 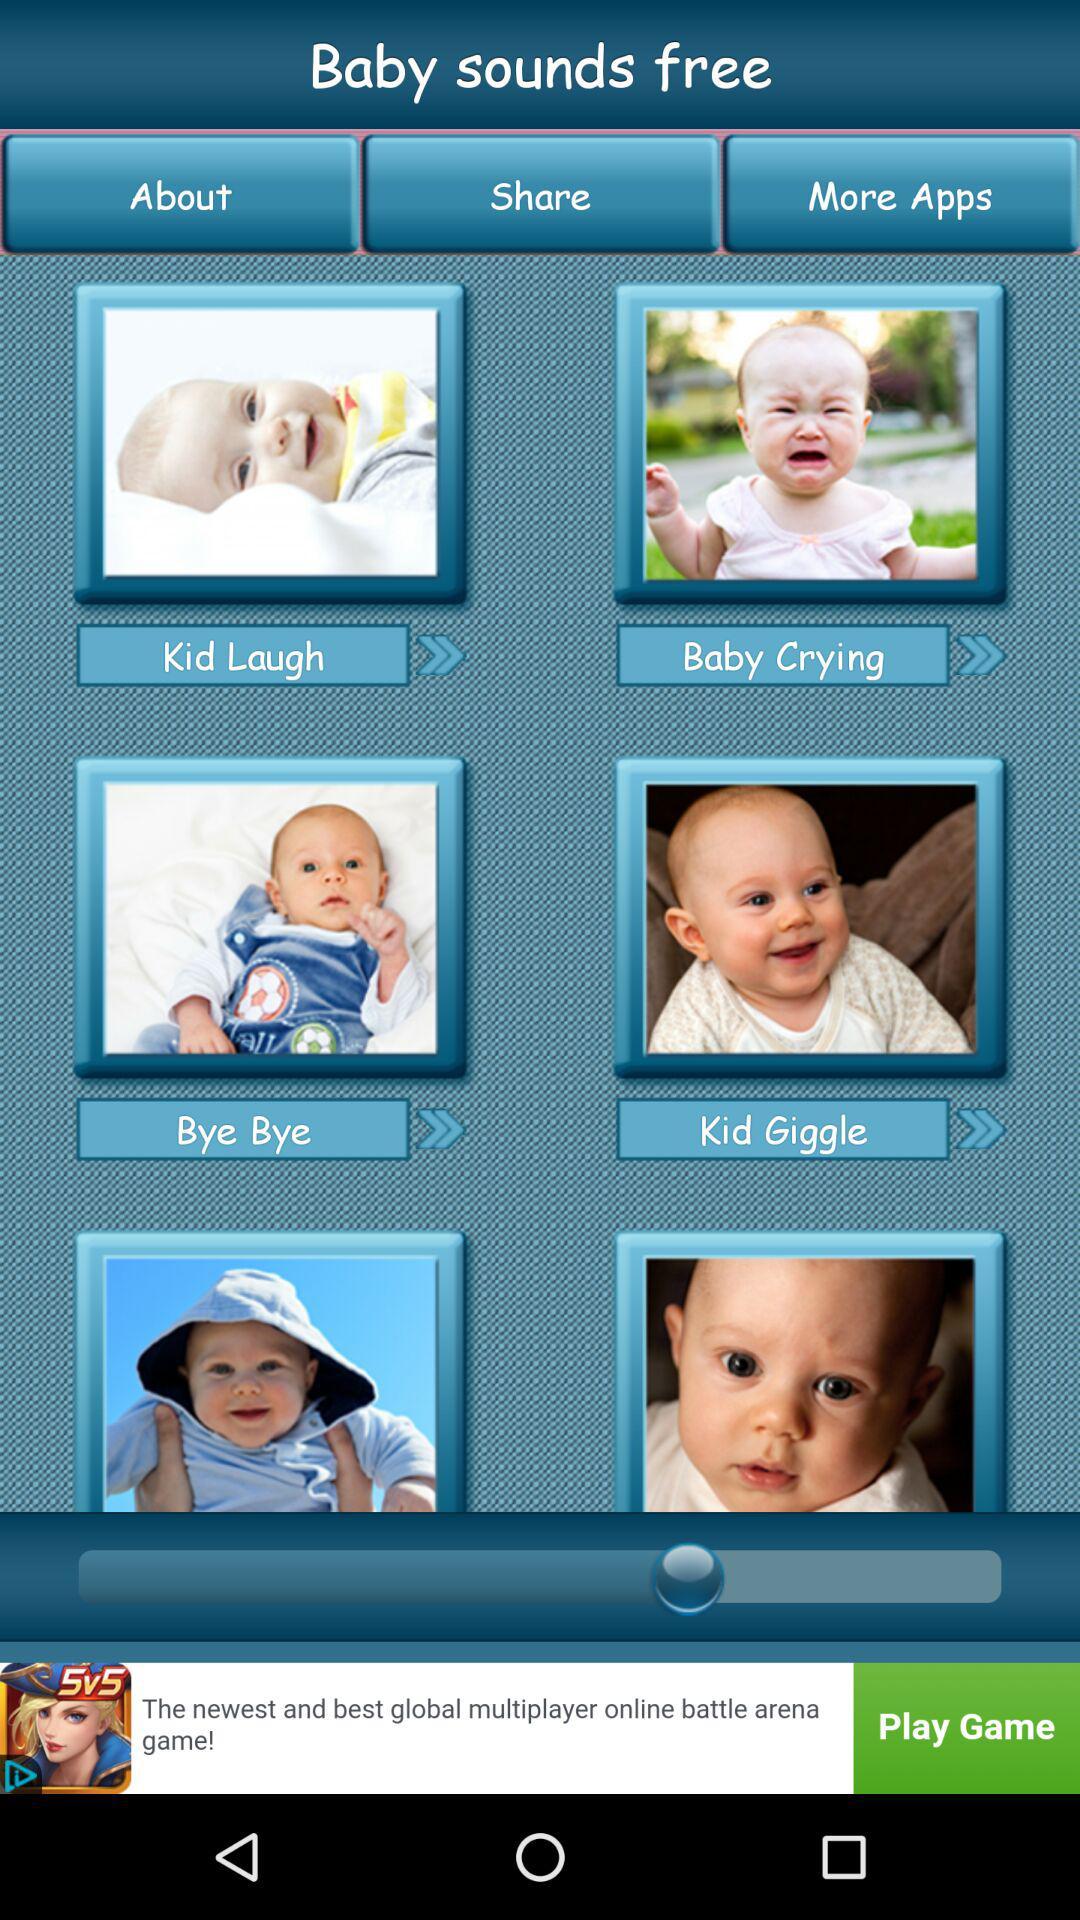 I want to click on kidlaugh, so click(x=270, y=443).